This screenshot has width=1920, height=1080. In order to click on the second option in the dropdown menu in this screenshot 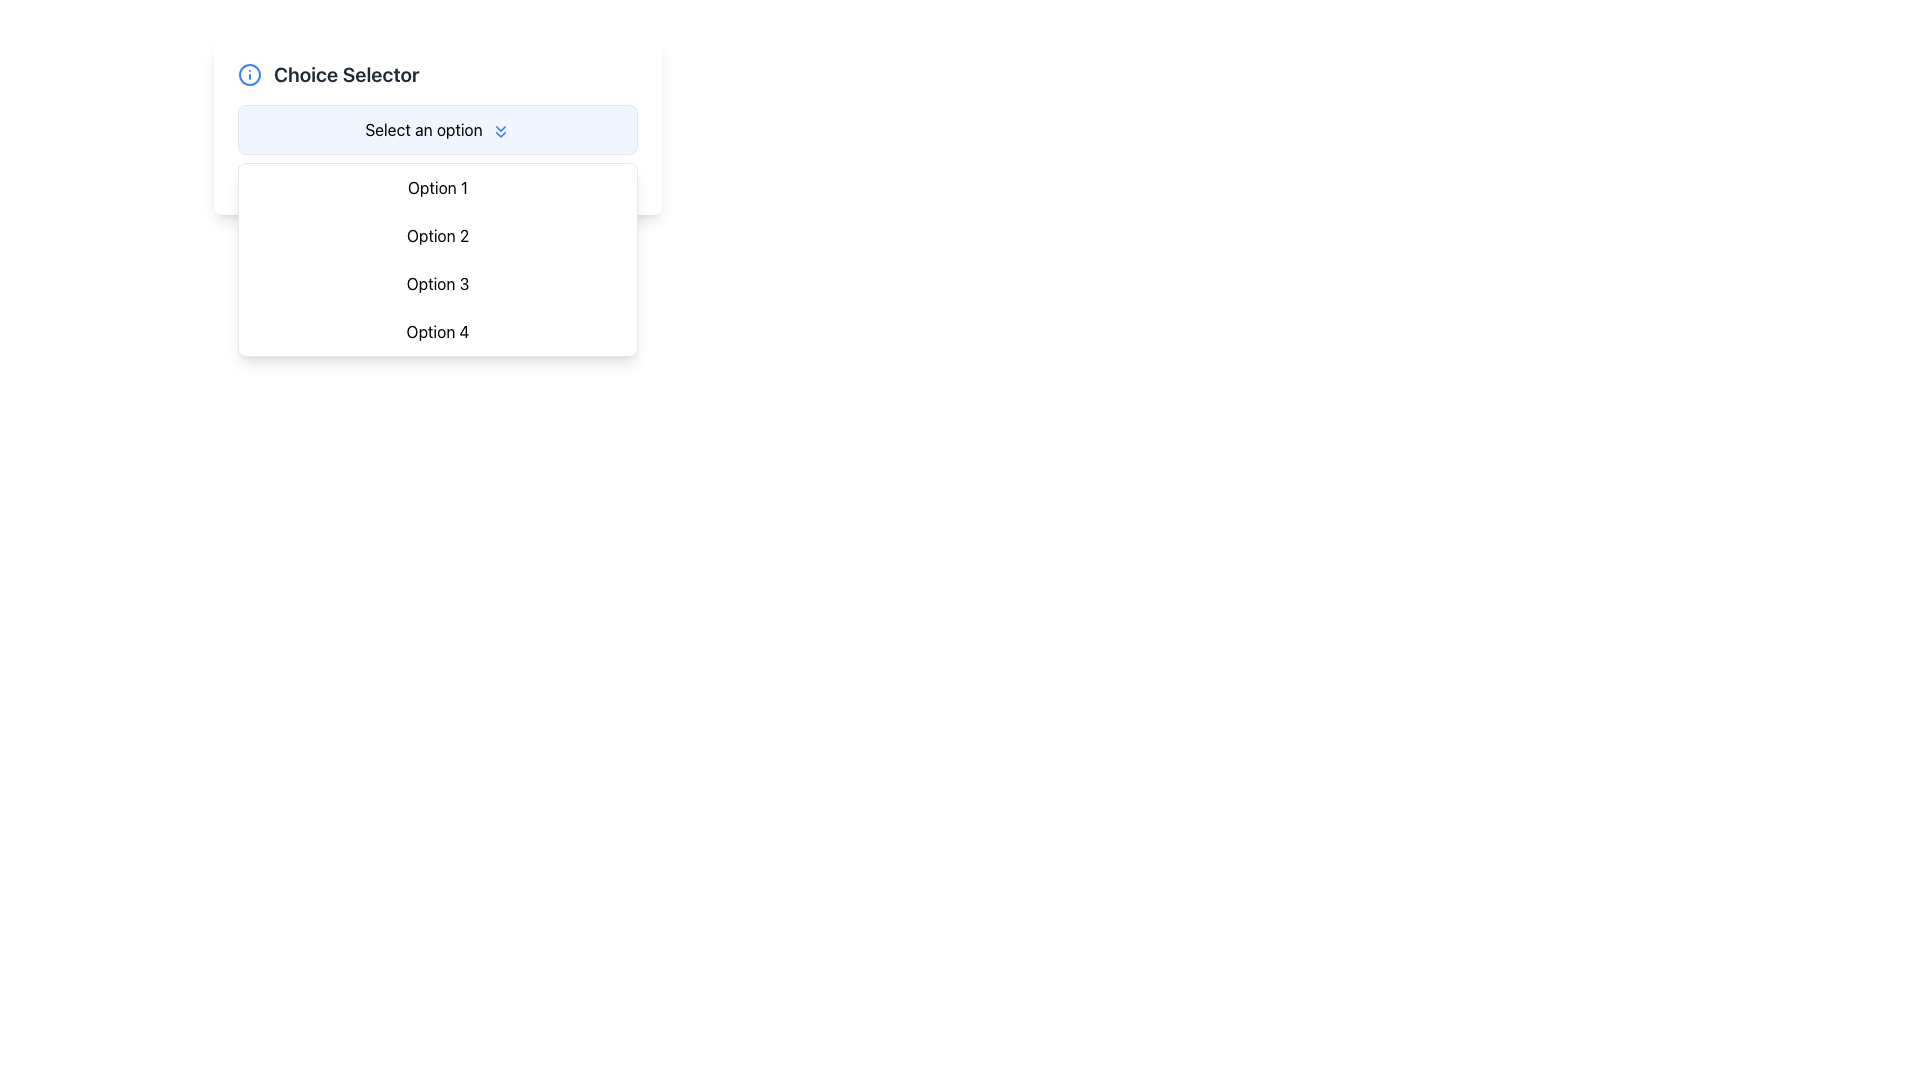, I will do `click(436, 234)`.